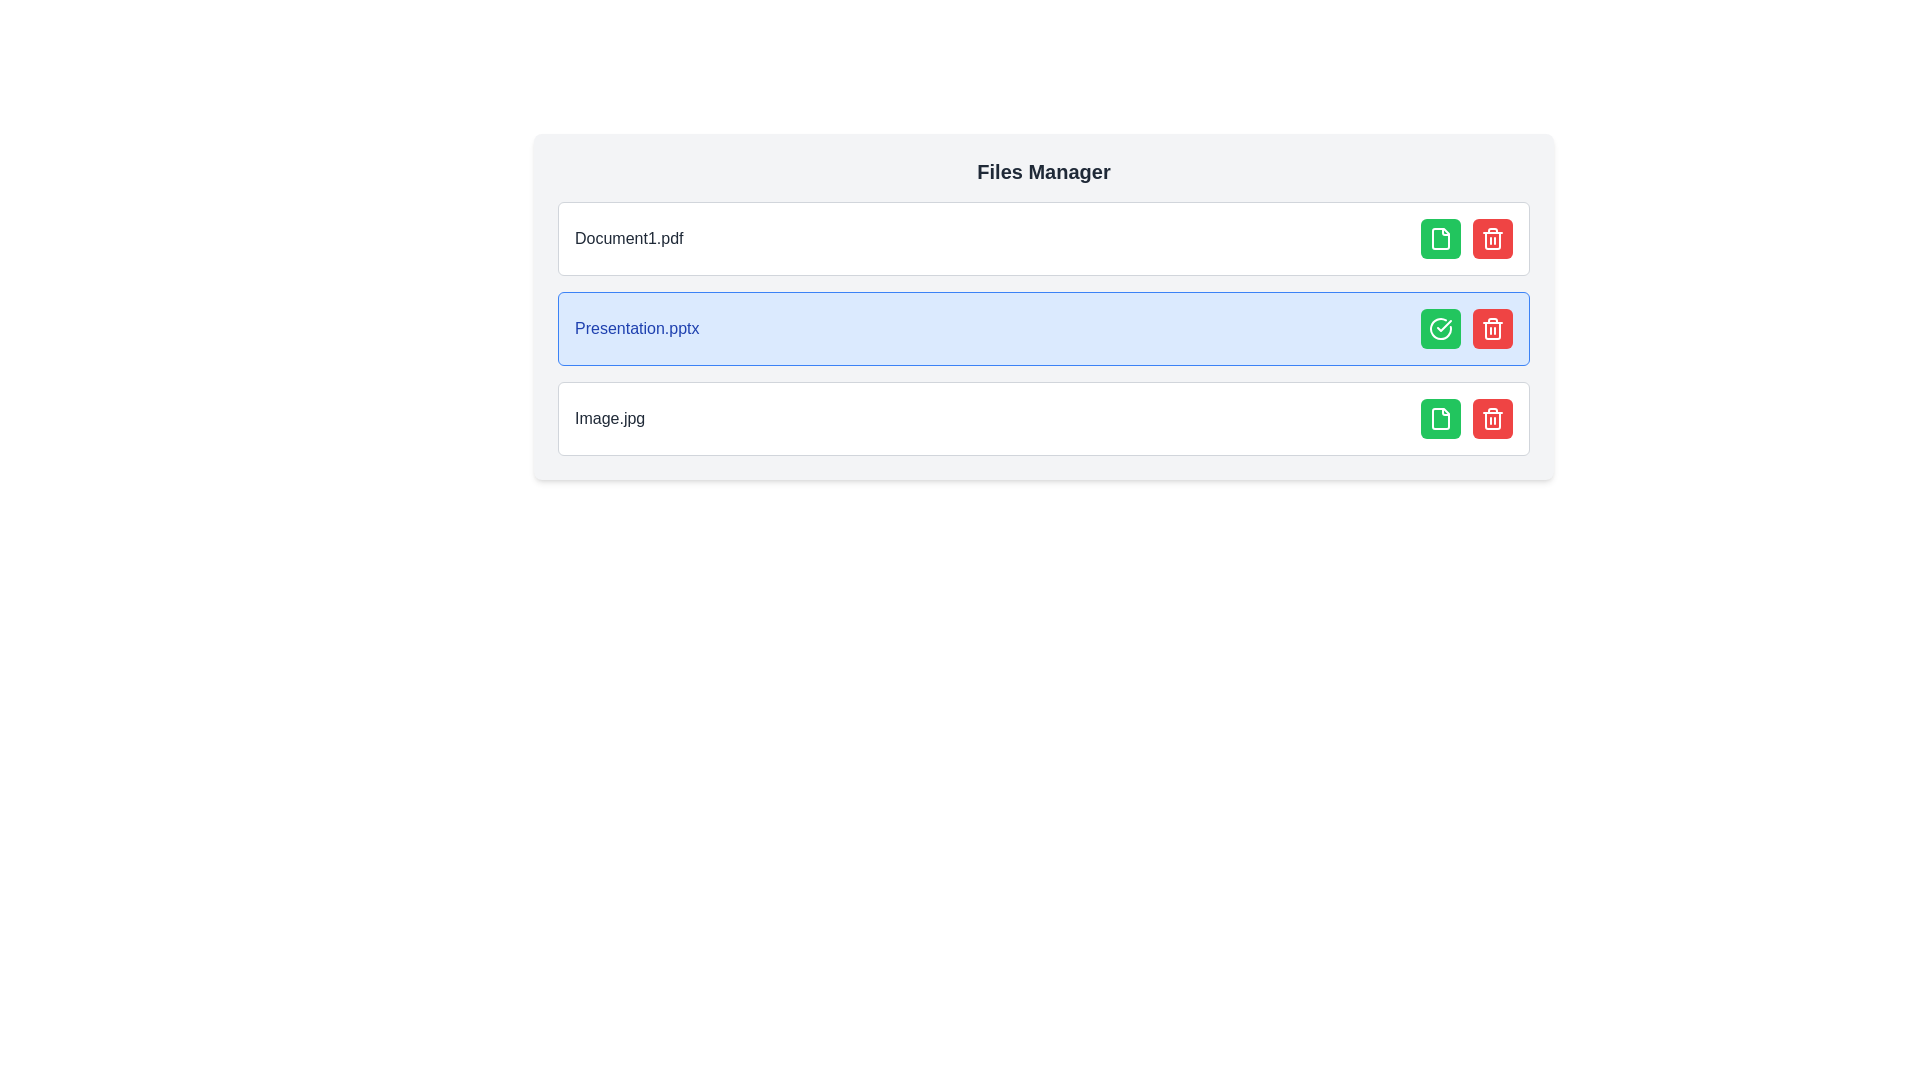 The height and width of the screenshot is (1080, 1920). What do you see at coordinates (1492, 238) in the screenshot?
I see `the trash icon located within the red delete button next to the row labeled 'Presentation.pptx' to initiate a delete action` at bounding box center [1492, 238].